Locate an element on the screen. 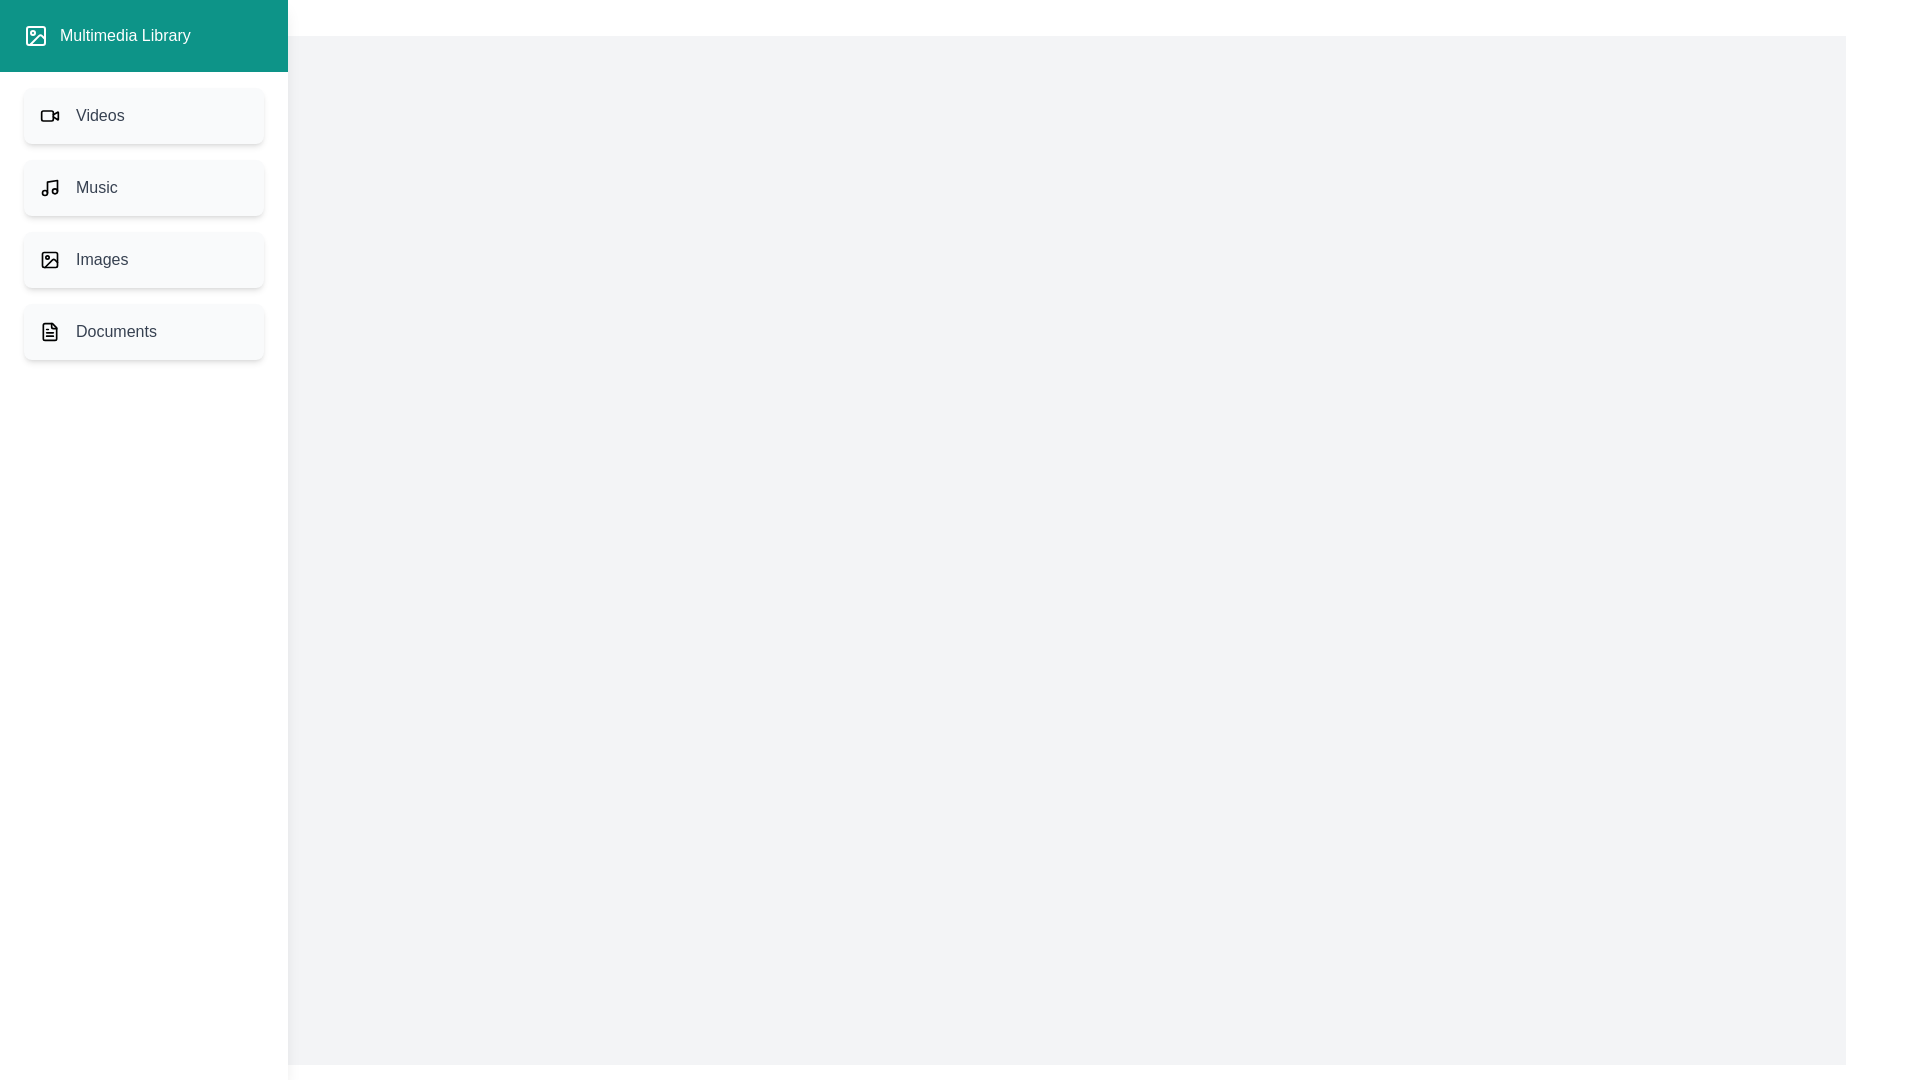 The width and height of the screenshot is (1920, 1080). the category Images from the list is located at coordinates (143, 258).